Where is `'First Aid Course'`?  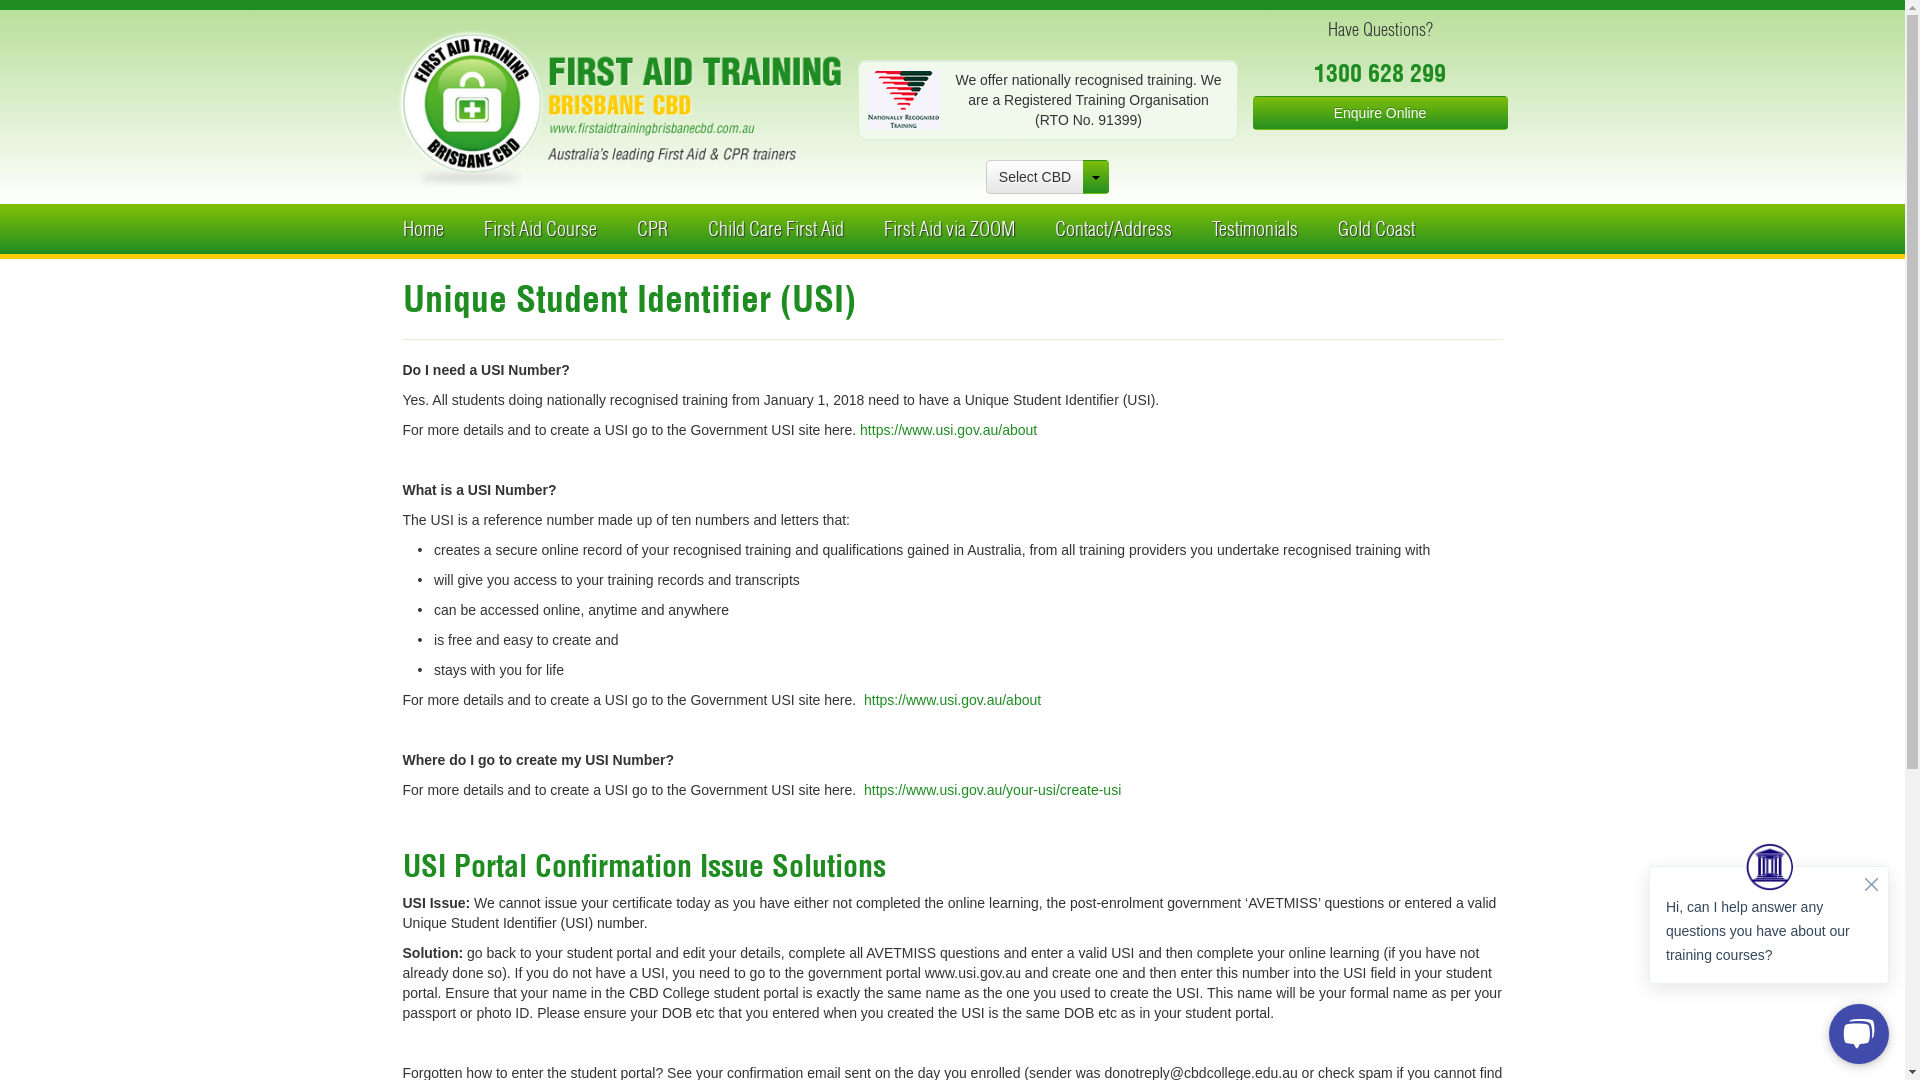
'First Aid Course' is located at coordinates (540, 227).